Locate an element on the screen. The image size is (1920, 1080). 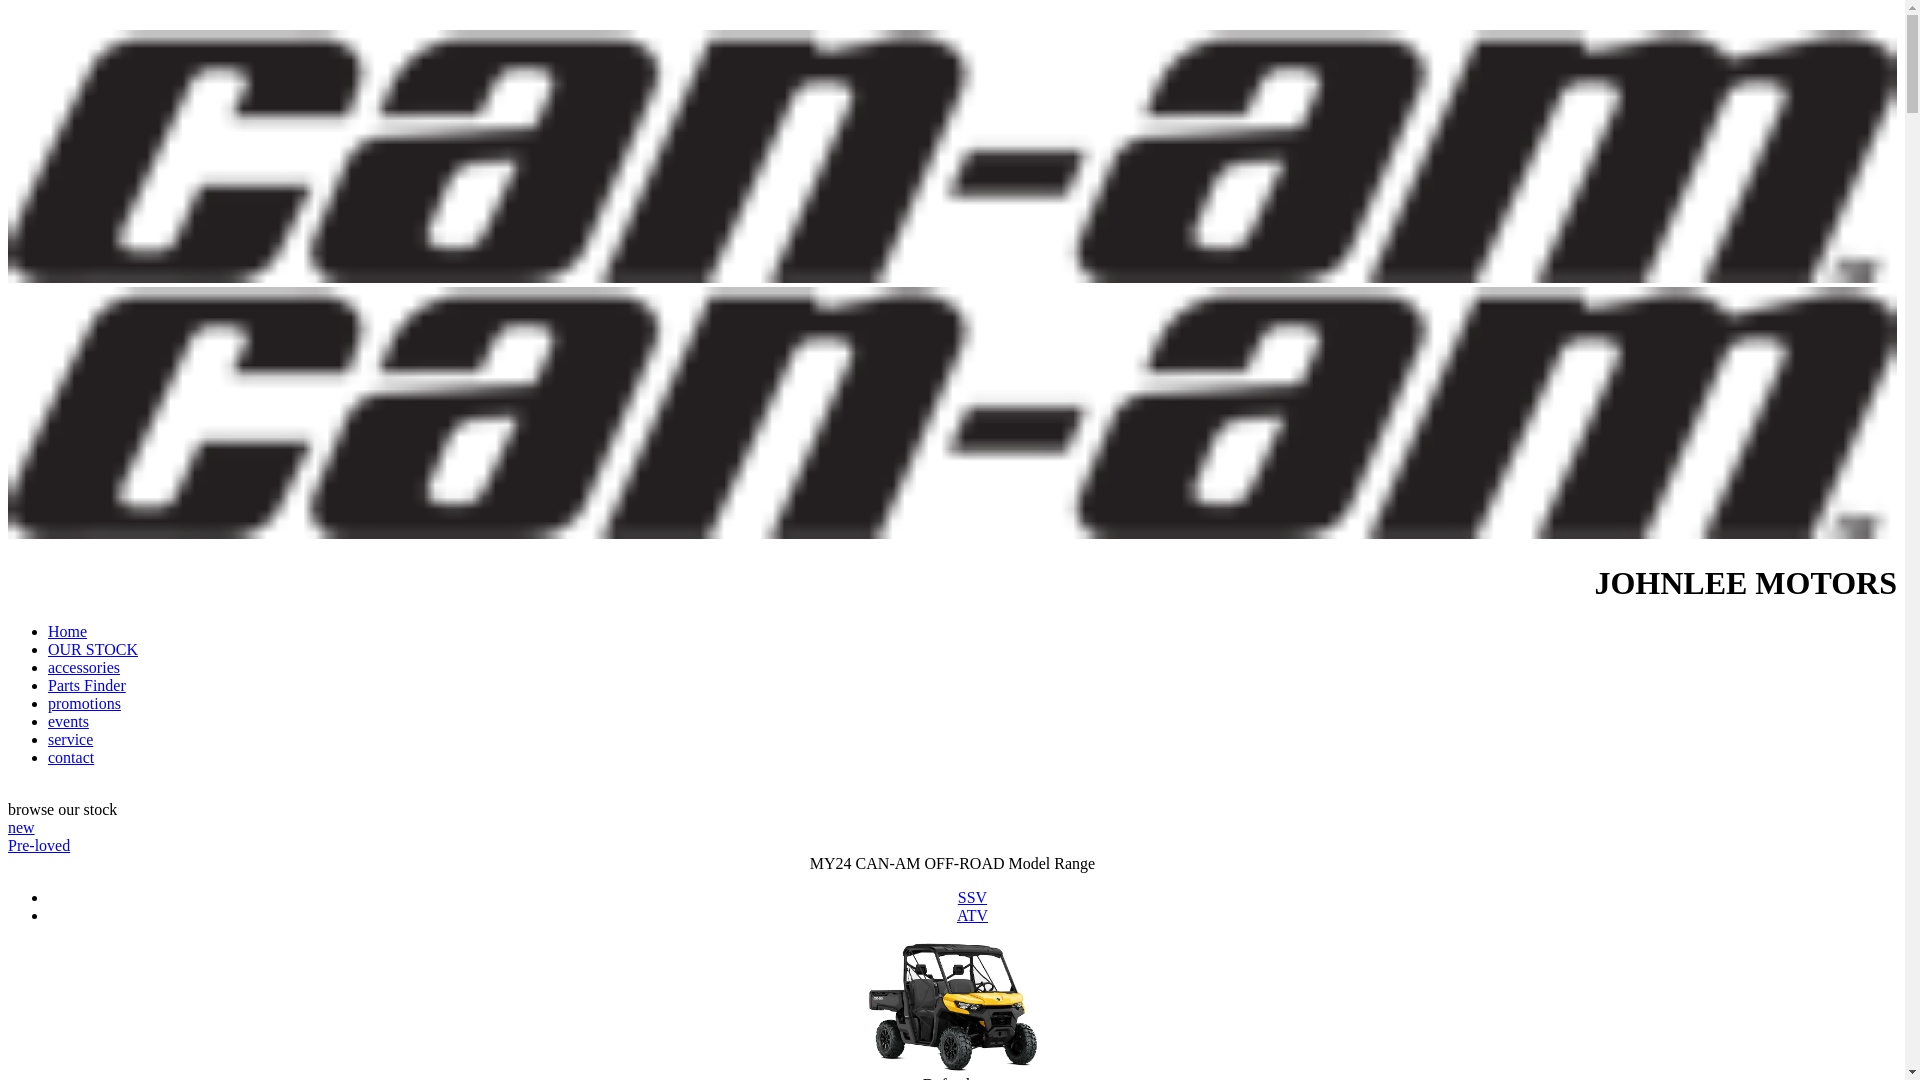
'Pre-loved' is located at coordinates (8, 845).